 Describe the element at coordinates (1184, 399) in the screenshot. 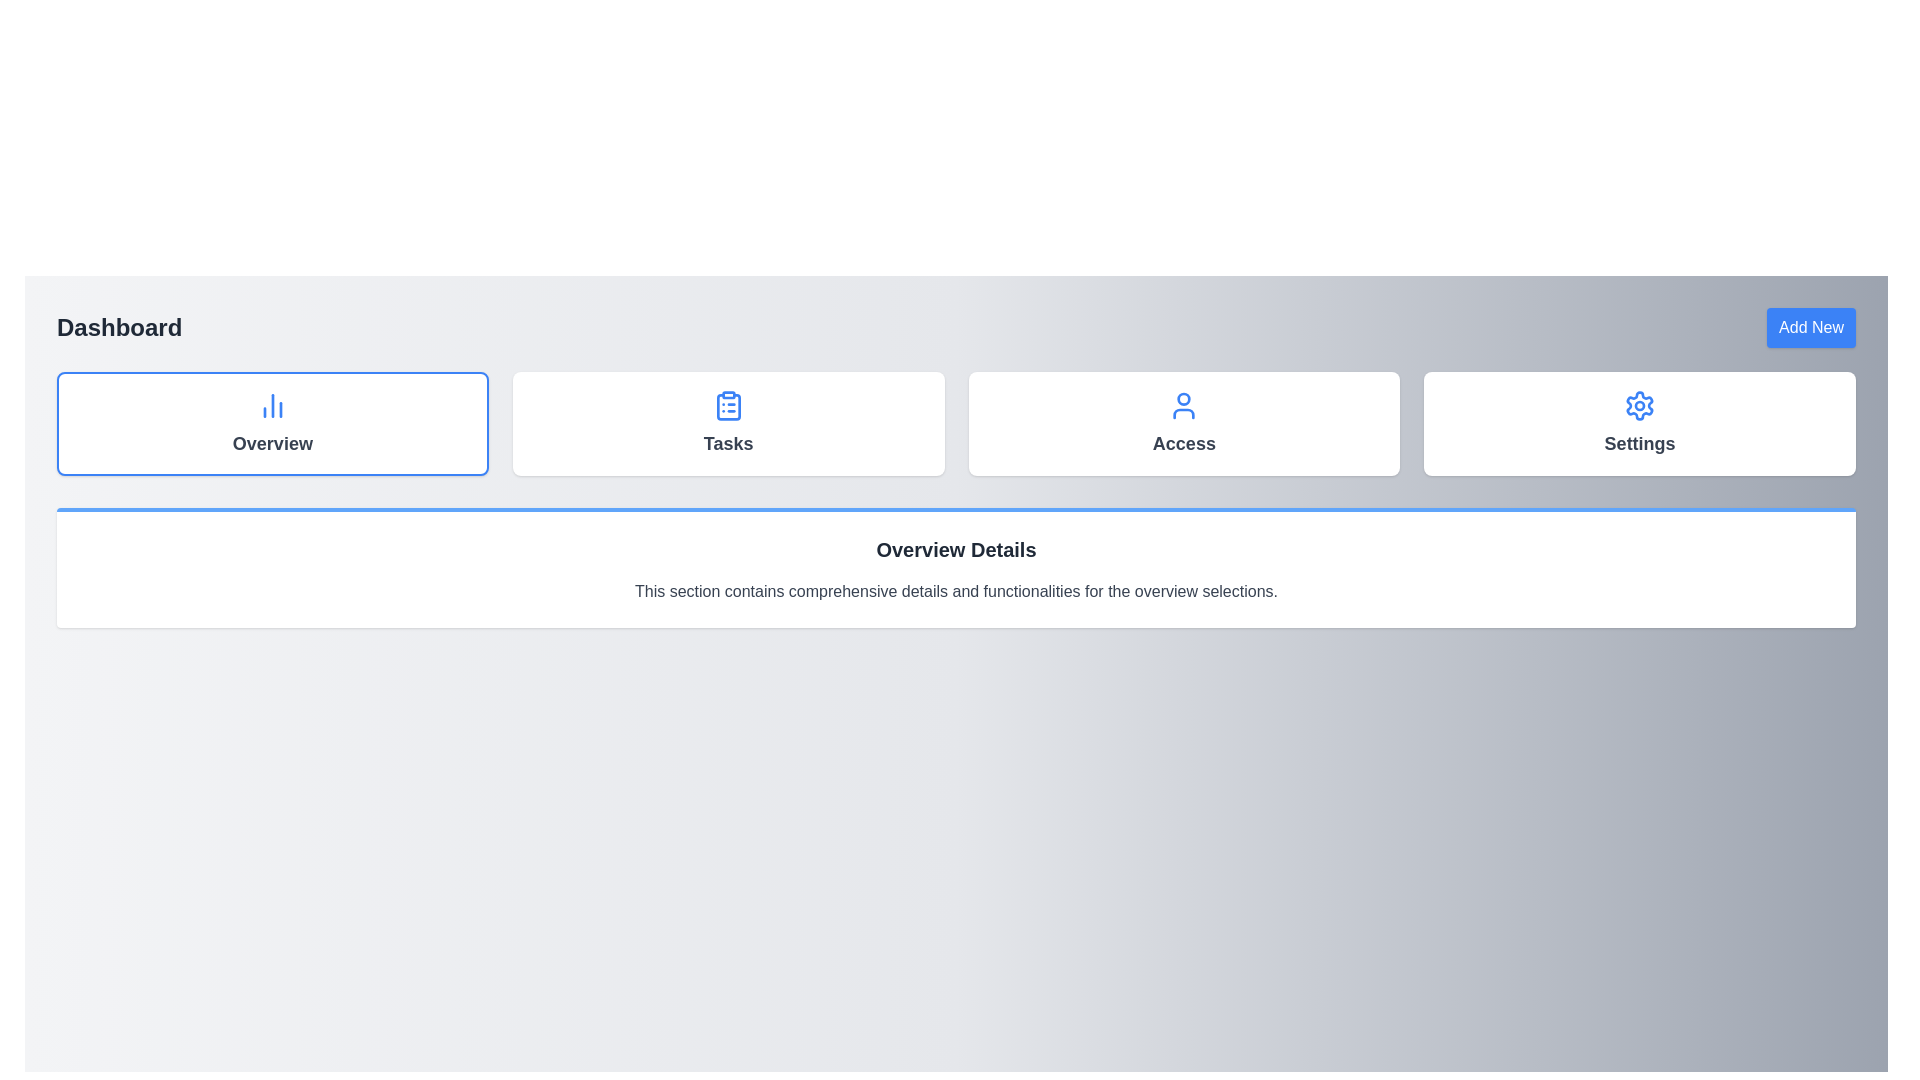

I see `the graphical component (circle) that is centrally located within the user icon in the main navigation section` at that location.